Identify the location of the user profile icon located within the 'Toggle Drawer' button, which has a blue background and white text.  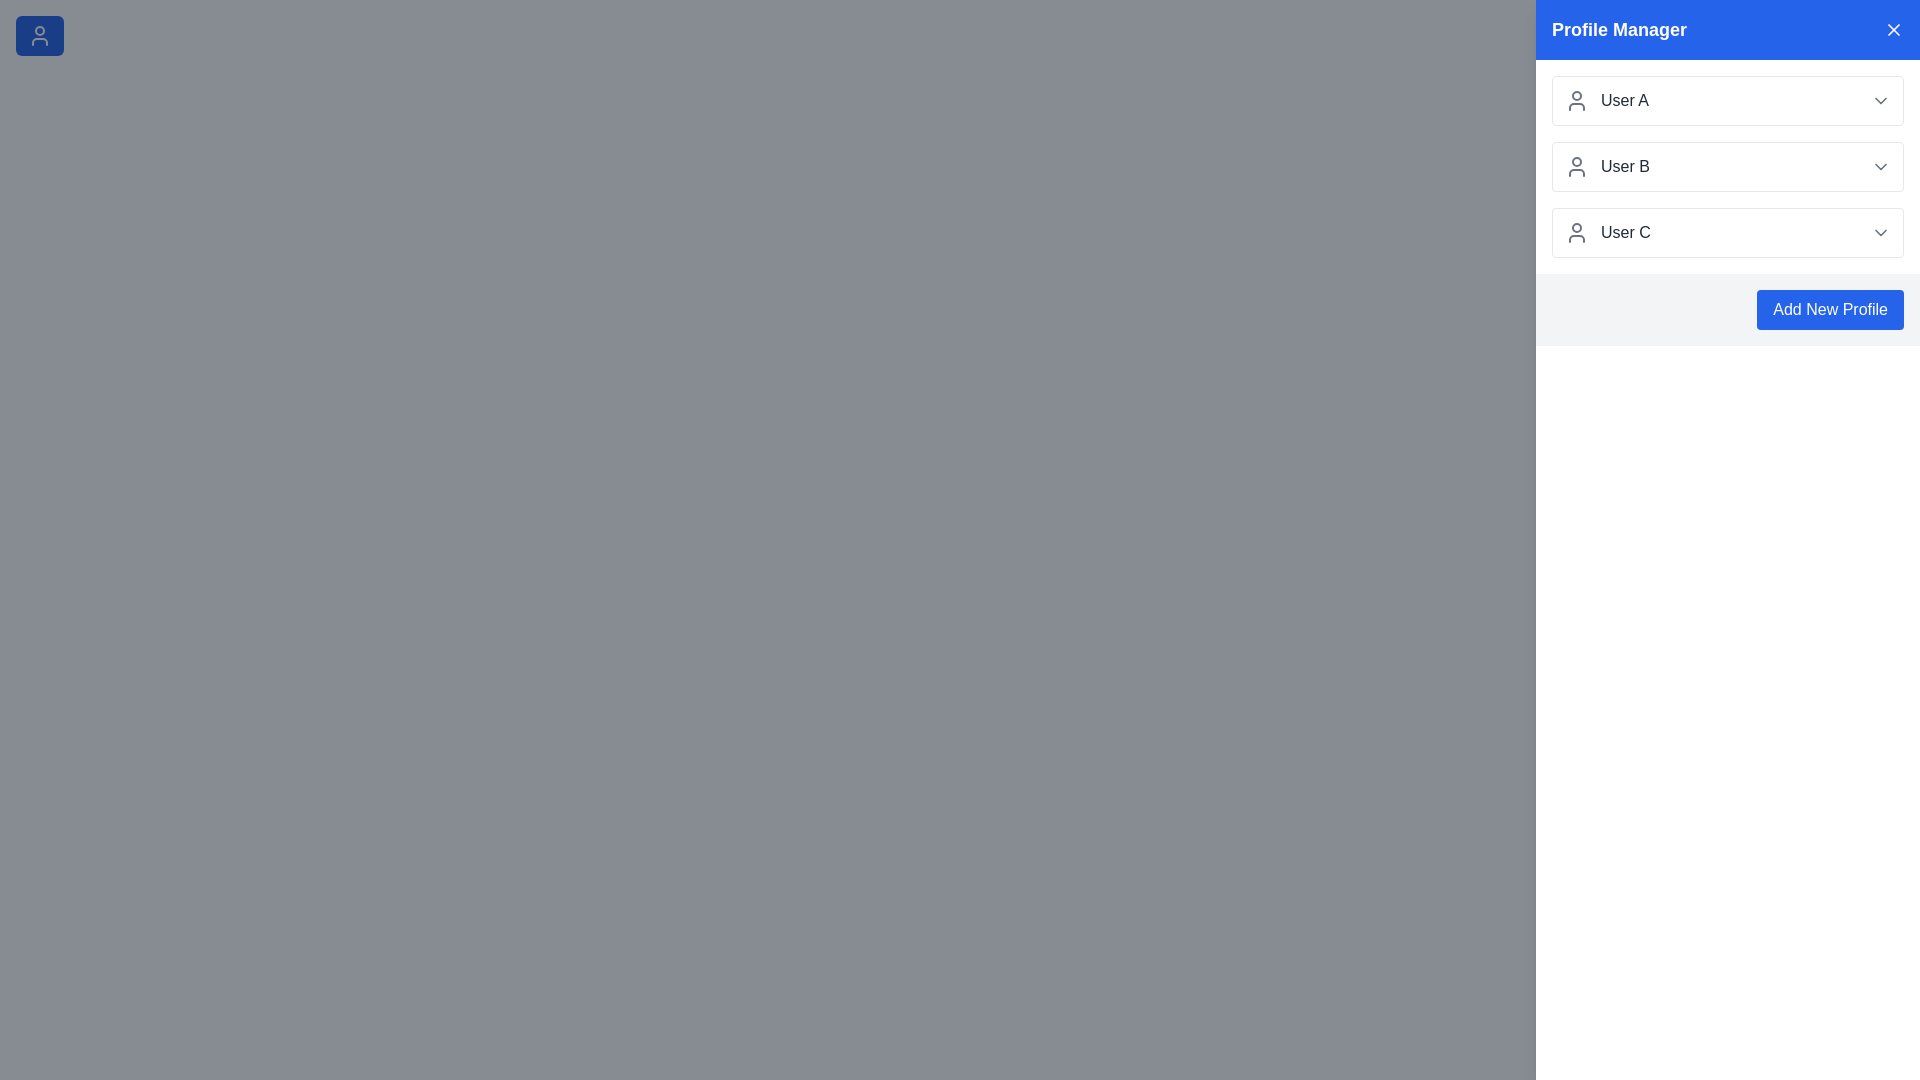
(39, 35).